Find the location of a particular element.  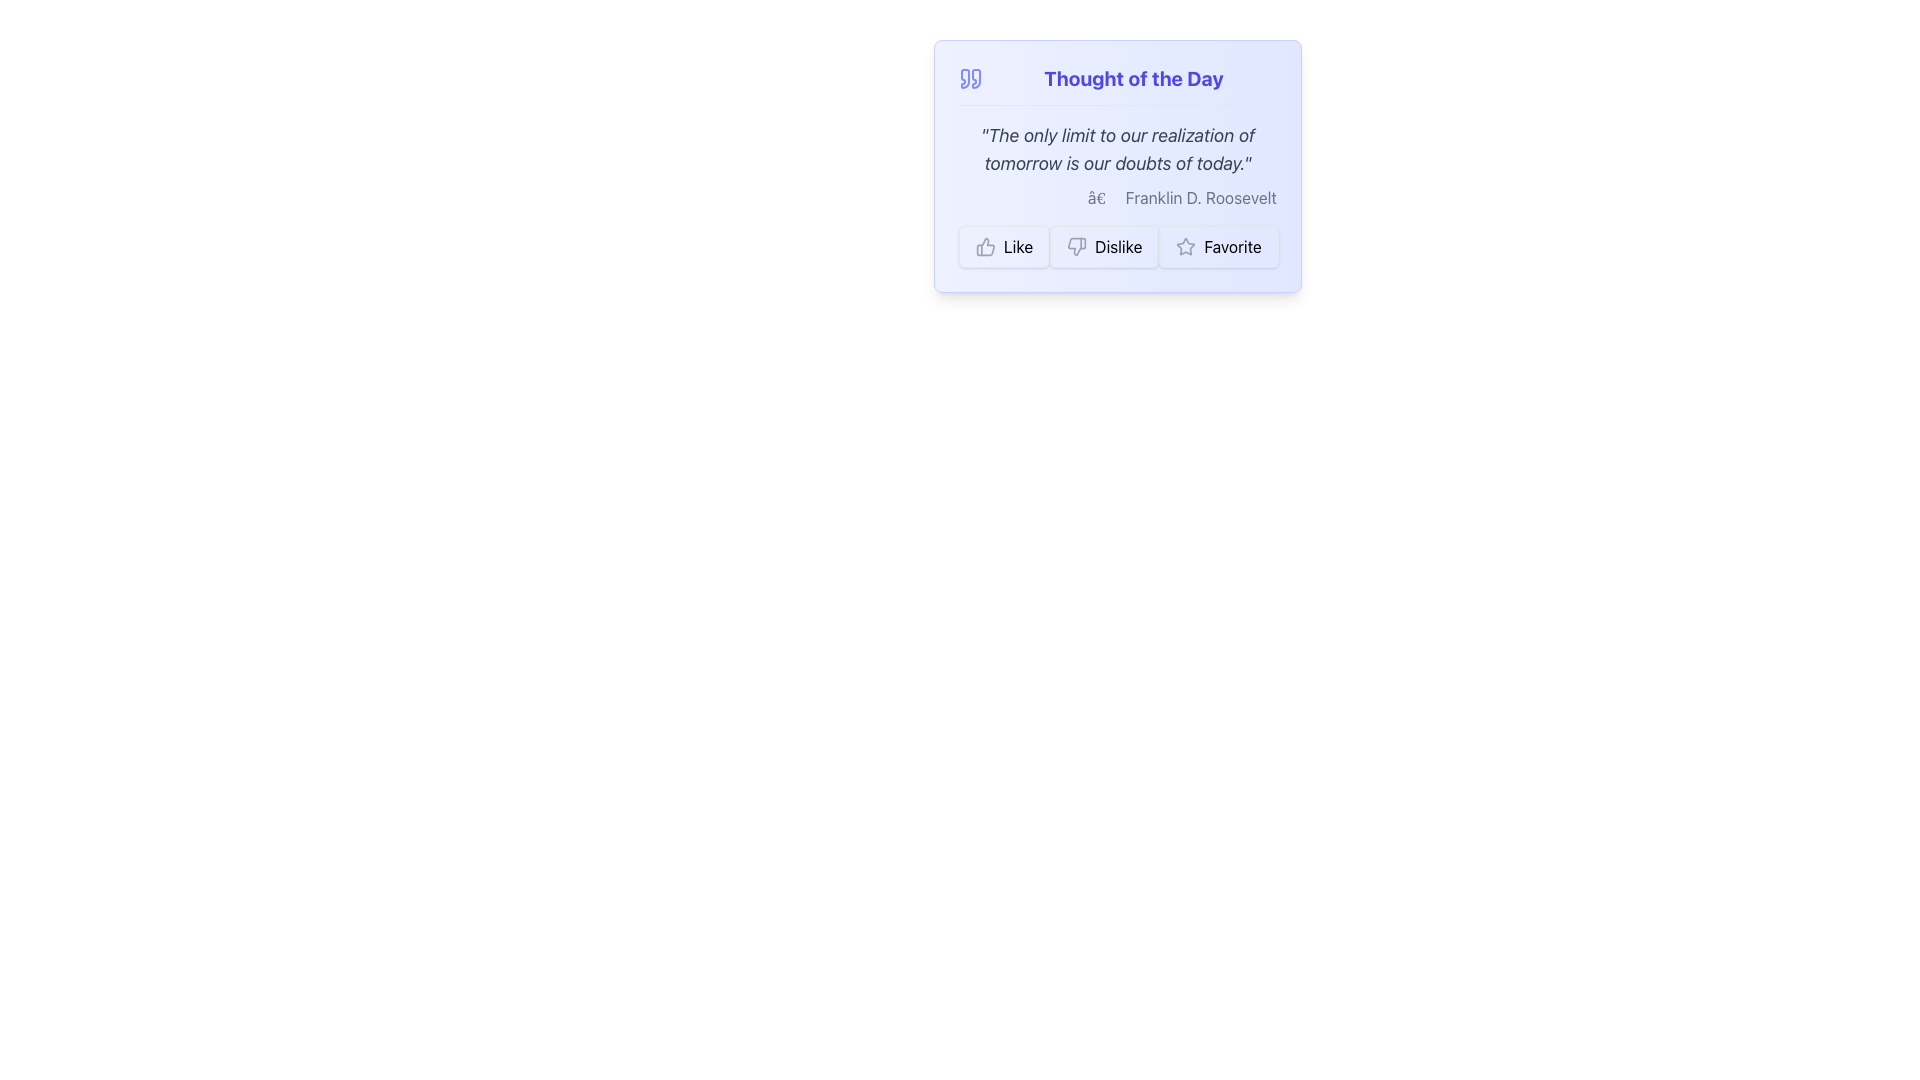

the 'Dislike' button located between the 'Like' button and the 'Favorite' button below the 'Thought of the Day' content box is located at coordinates (1103, 245).